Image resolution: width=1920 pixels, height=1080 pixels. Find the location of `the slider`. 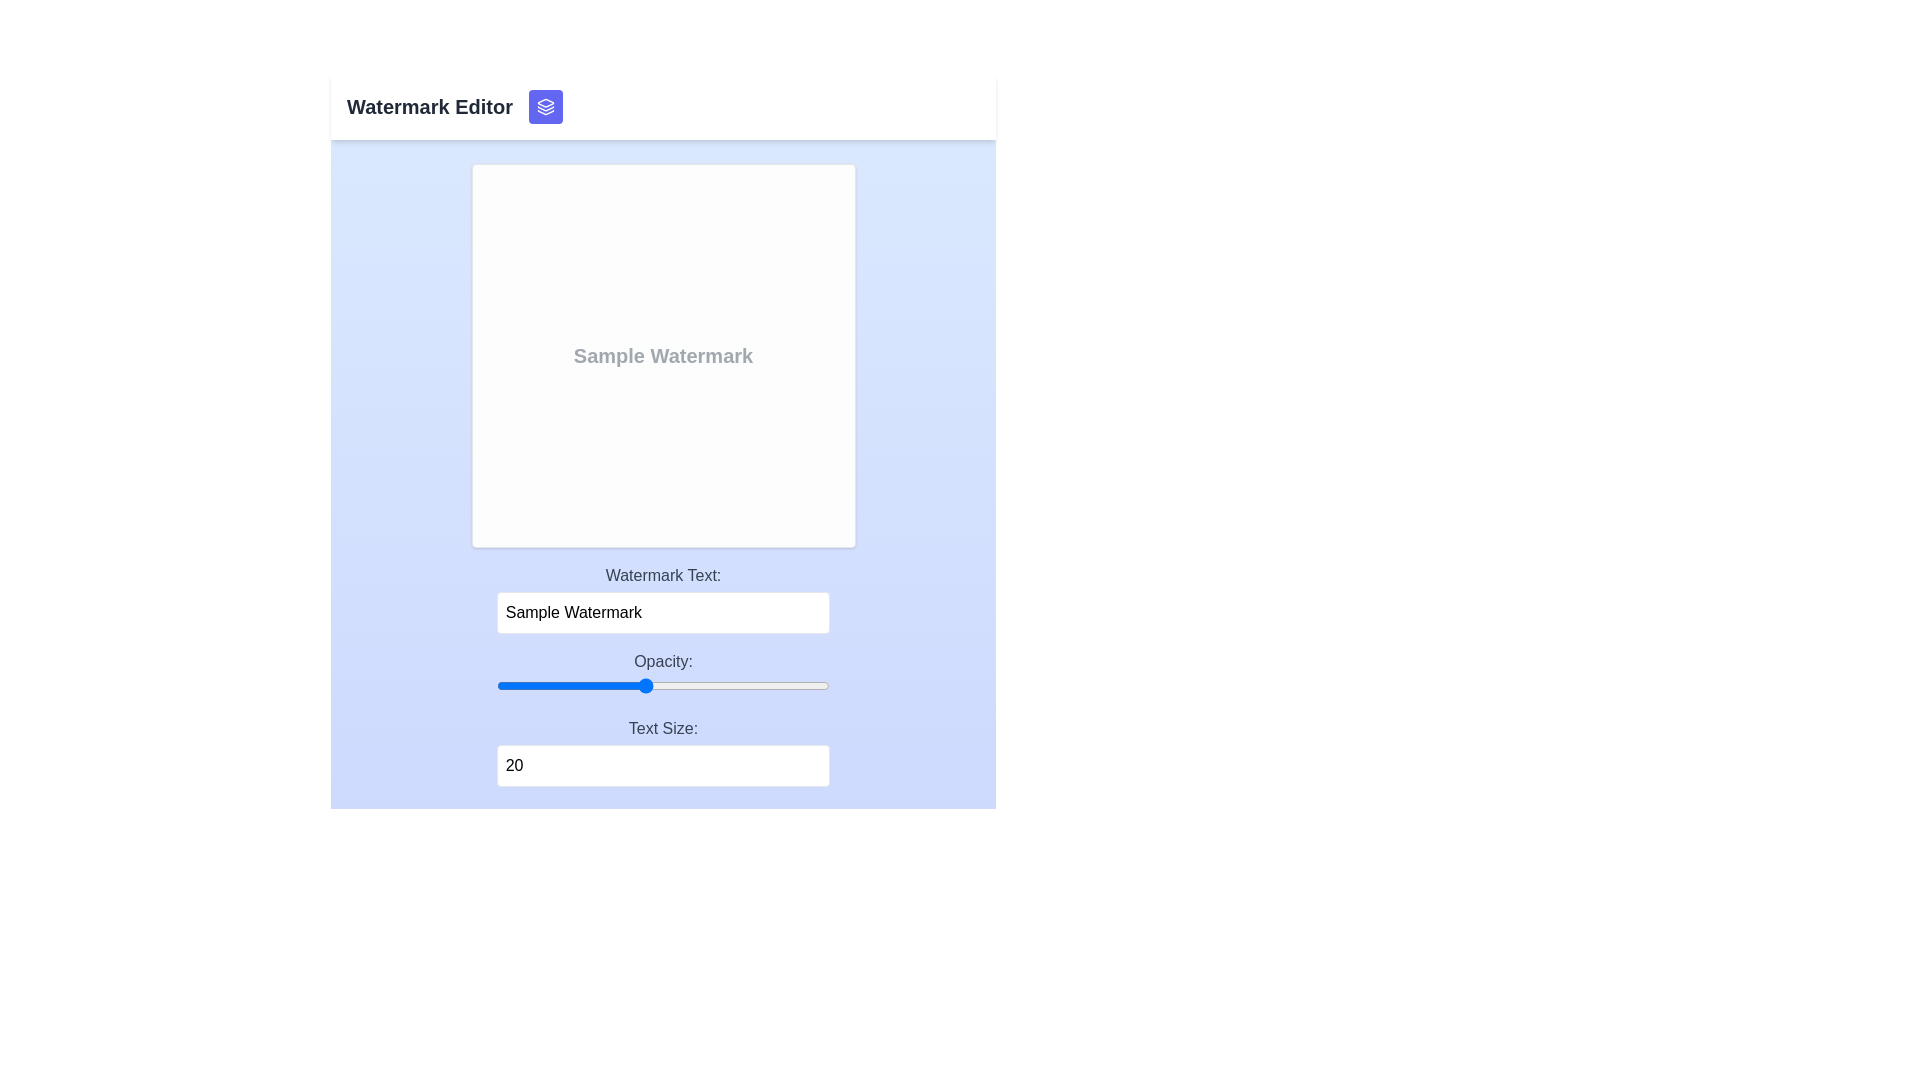

the slider is located at coordinates (458, 685).